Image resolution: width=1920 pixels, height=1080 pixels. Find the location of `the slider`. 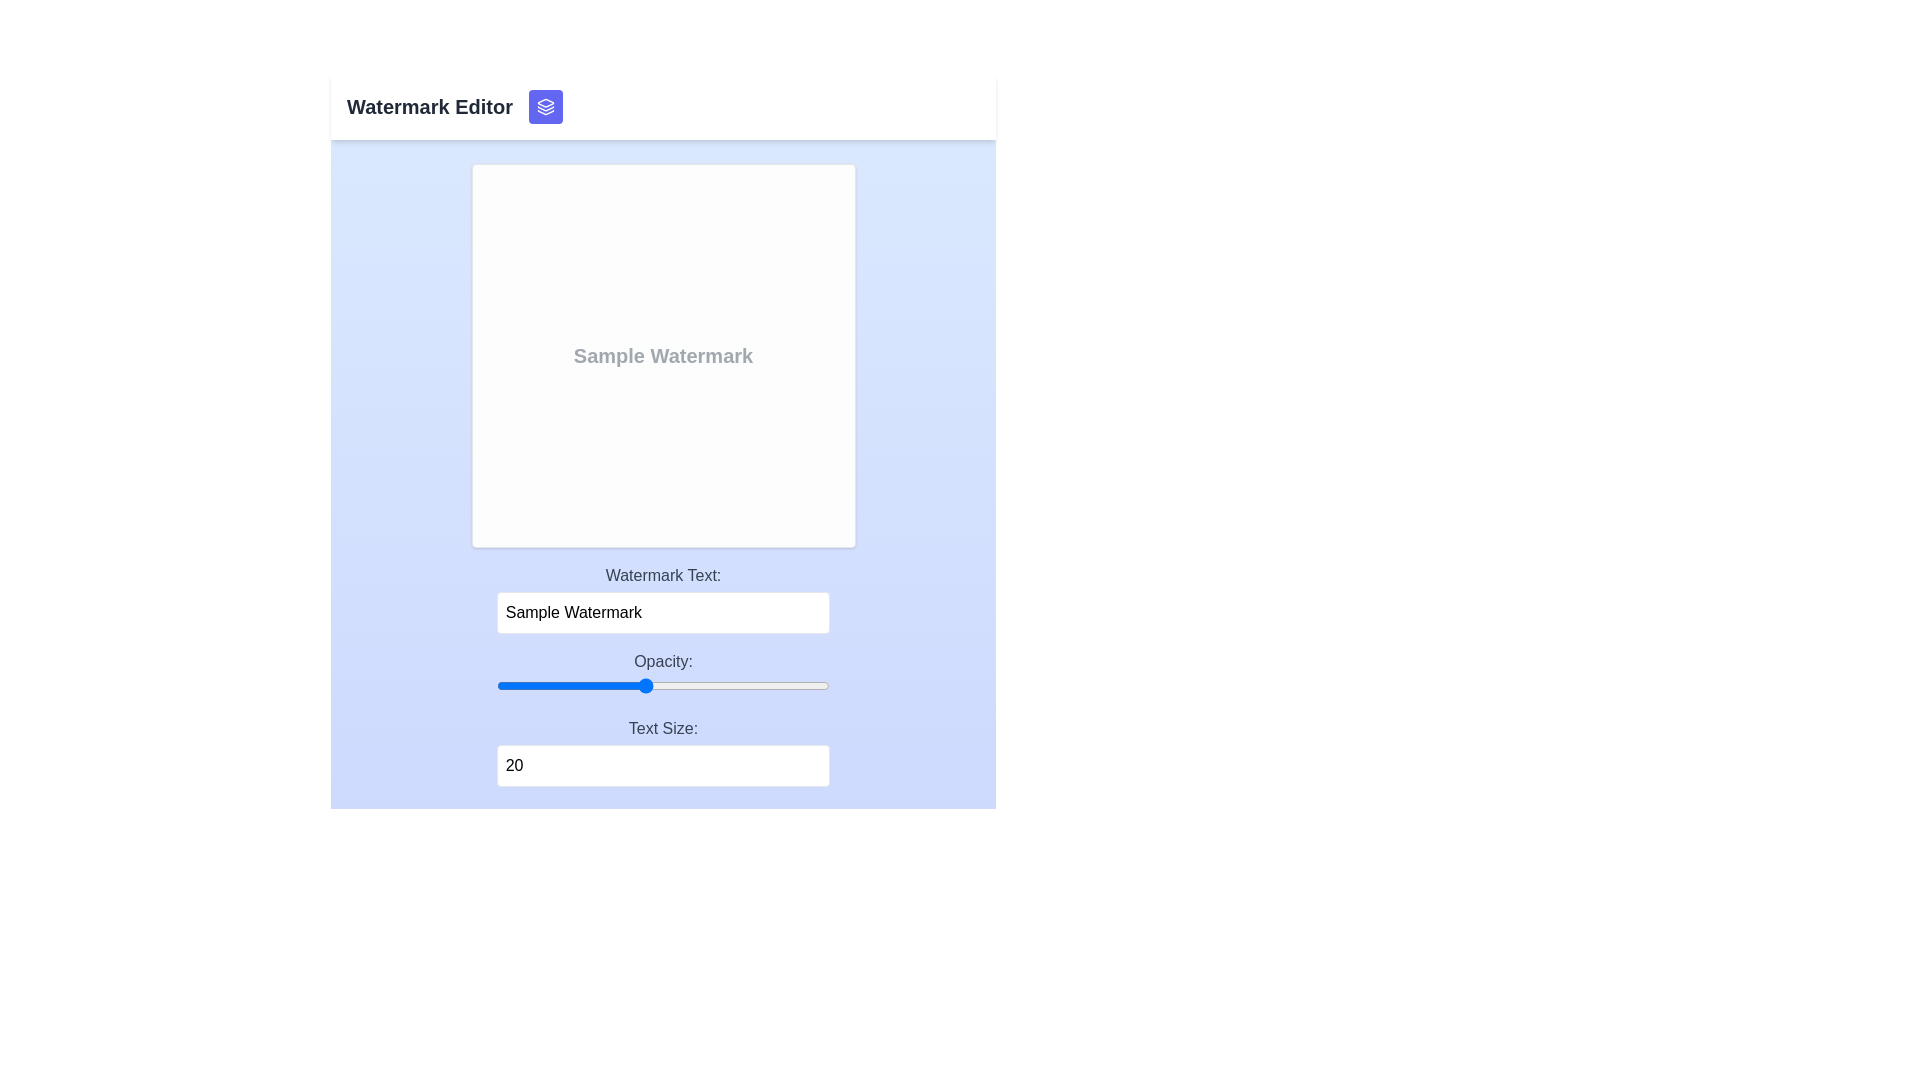

the slider is located at coordinates (458, 685).